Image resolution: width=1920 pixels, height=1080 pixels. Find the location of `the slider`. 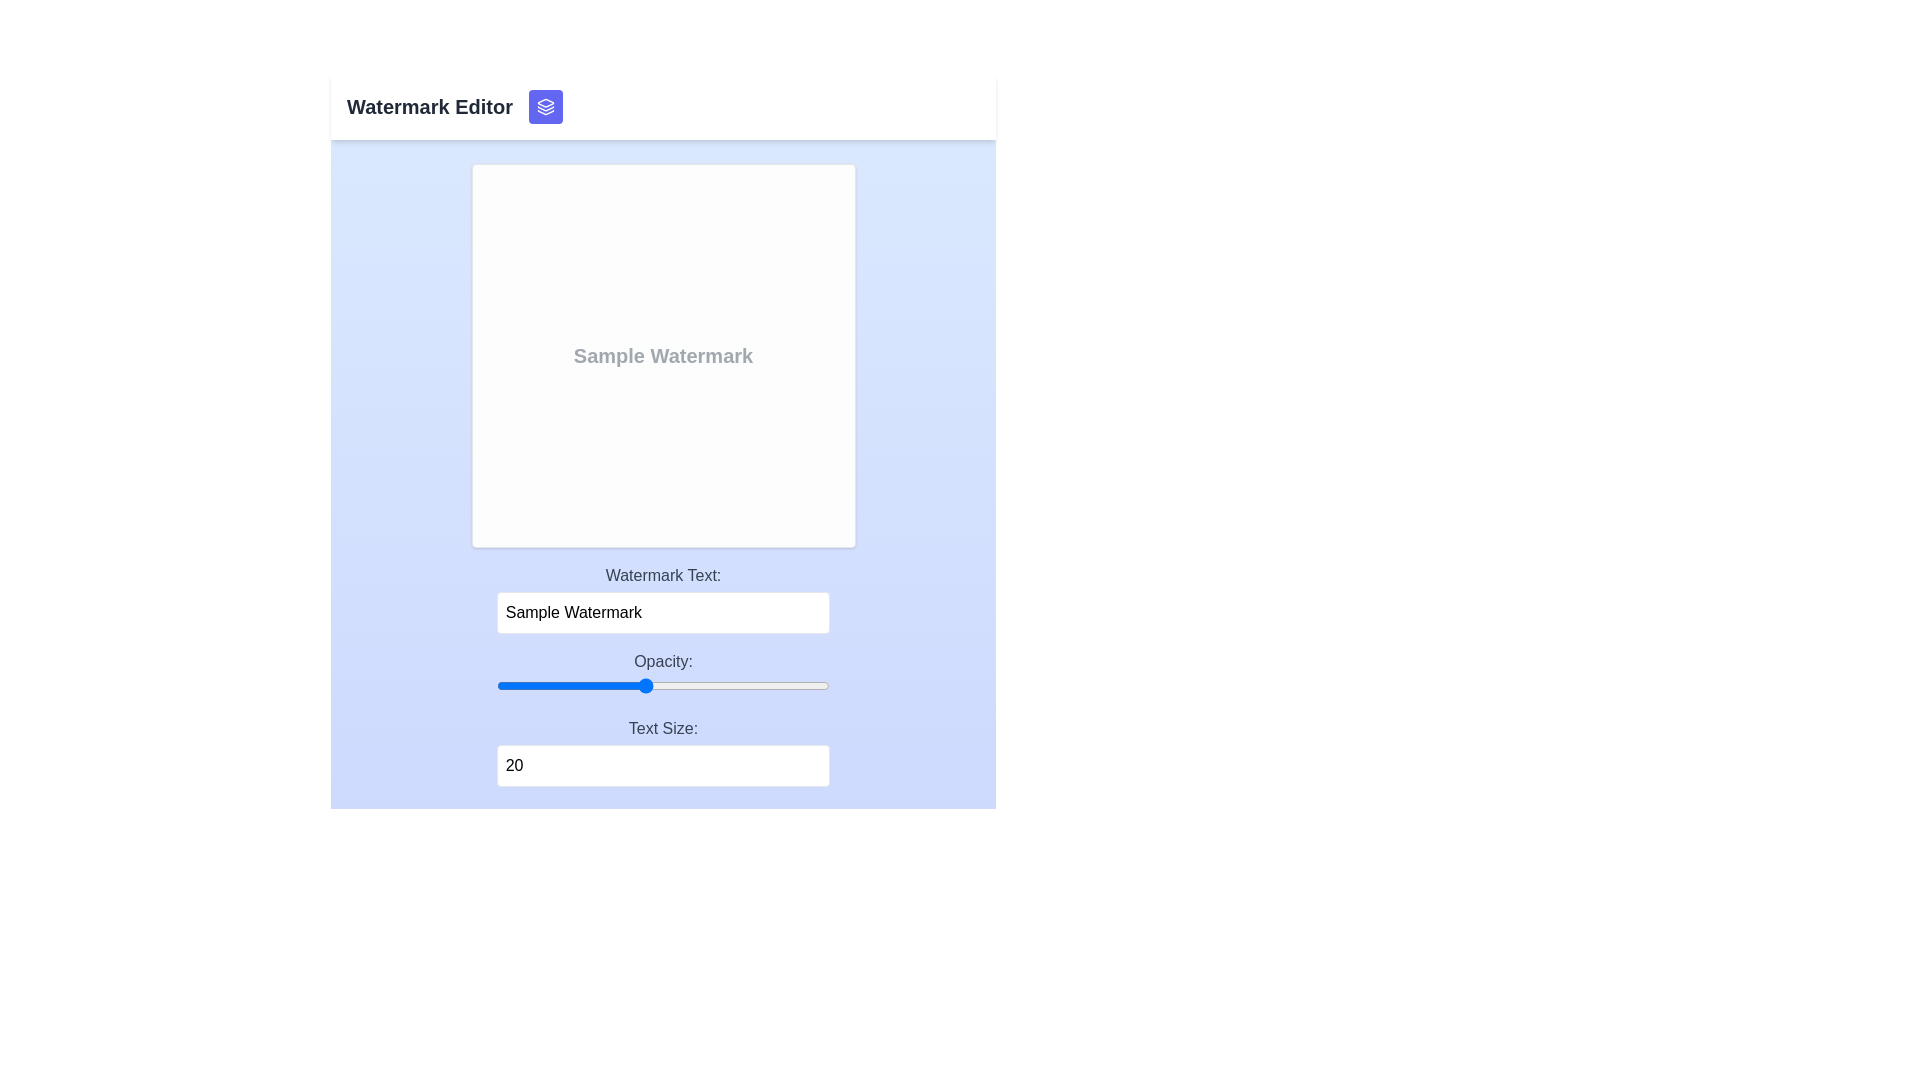

the slider is located at coordinates (458, 685).